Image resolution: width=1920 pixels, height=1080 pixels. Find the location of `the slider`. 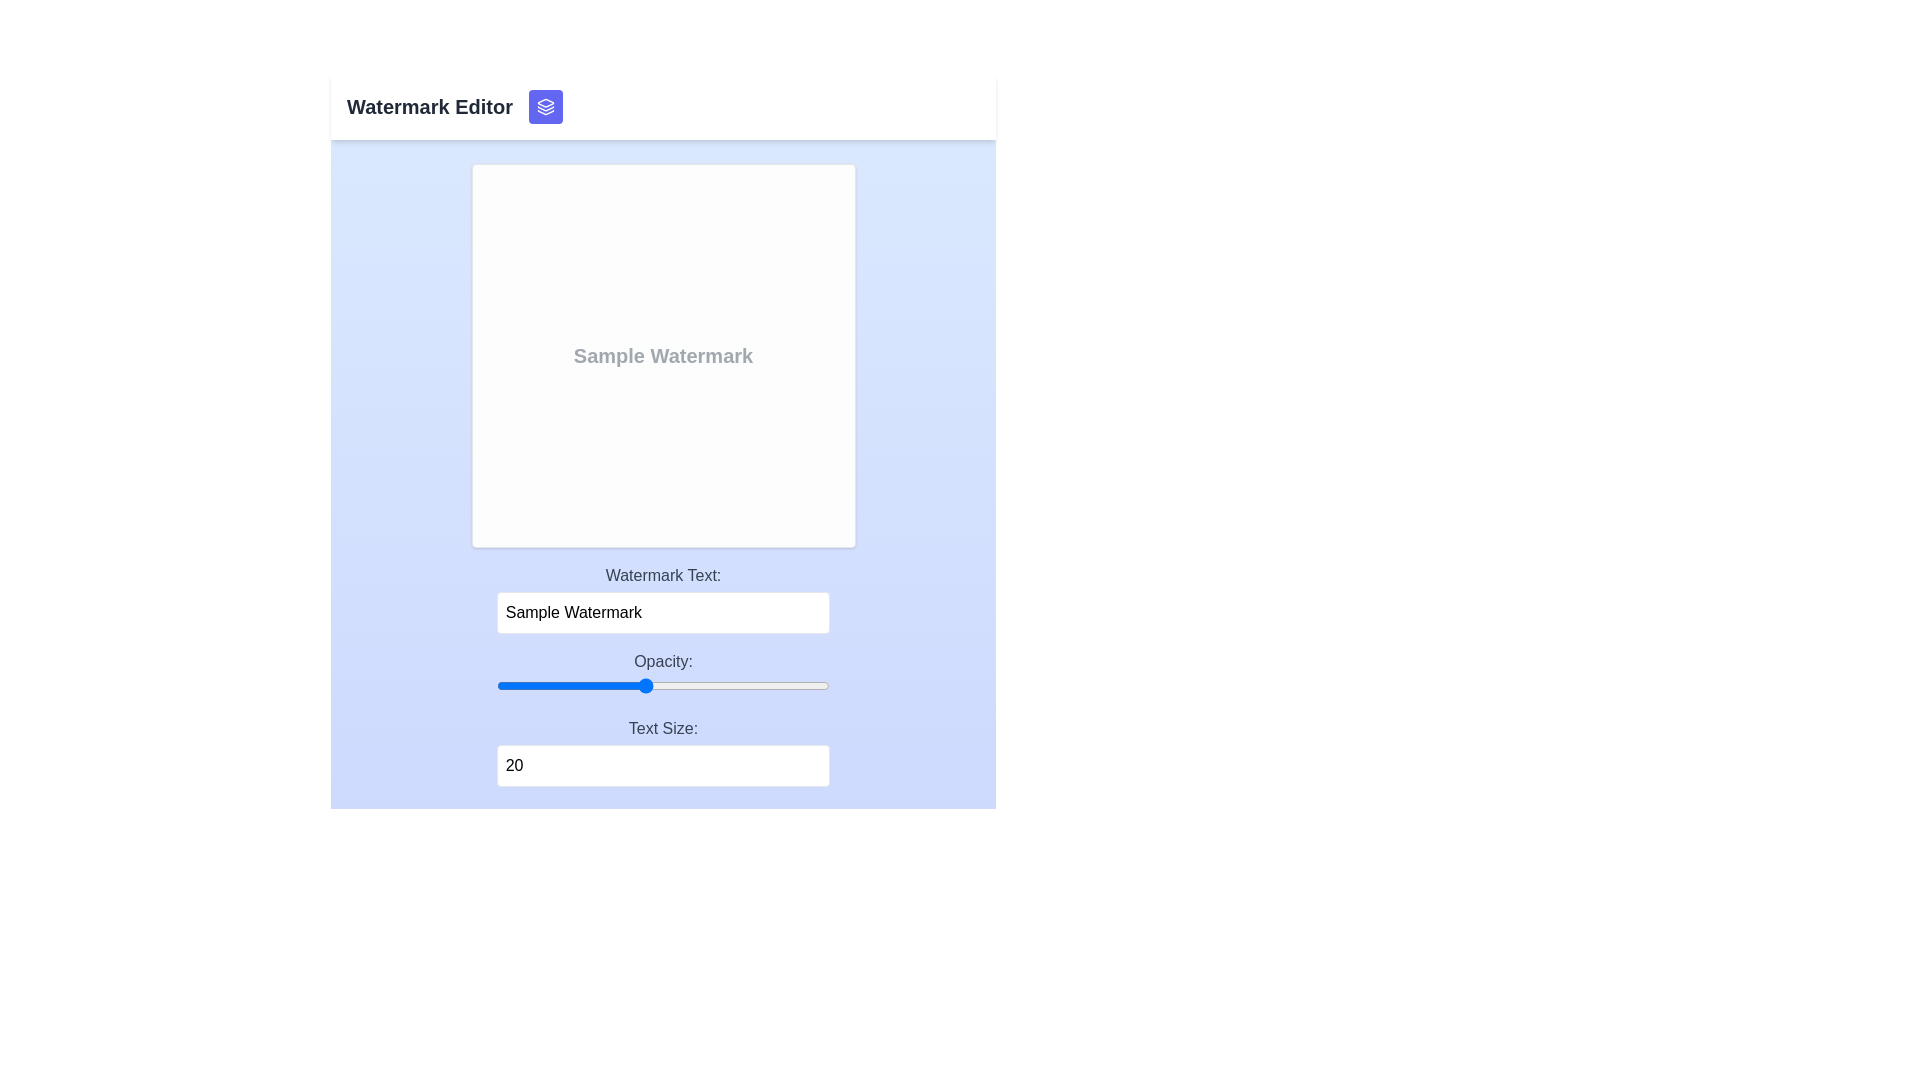

the slider is located at coordinates (458, 685).